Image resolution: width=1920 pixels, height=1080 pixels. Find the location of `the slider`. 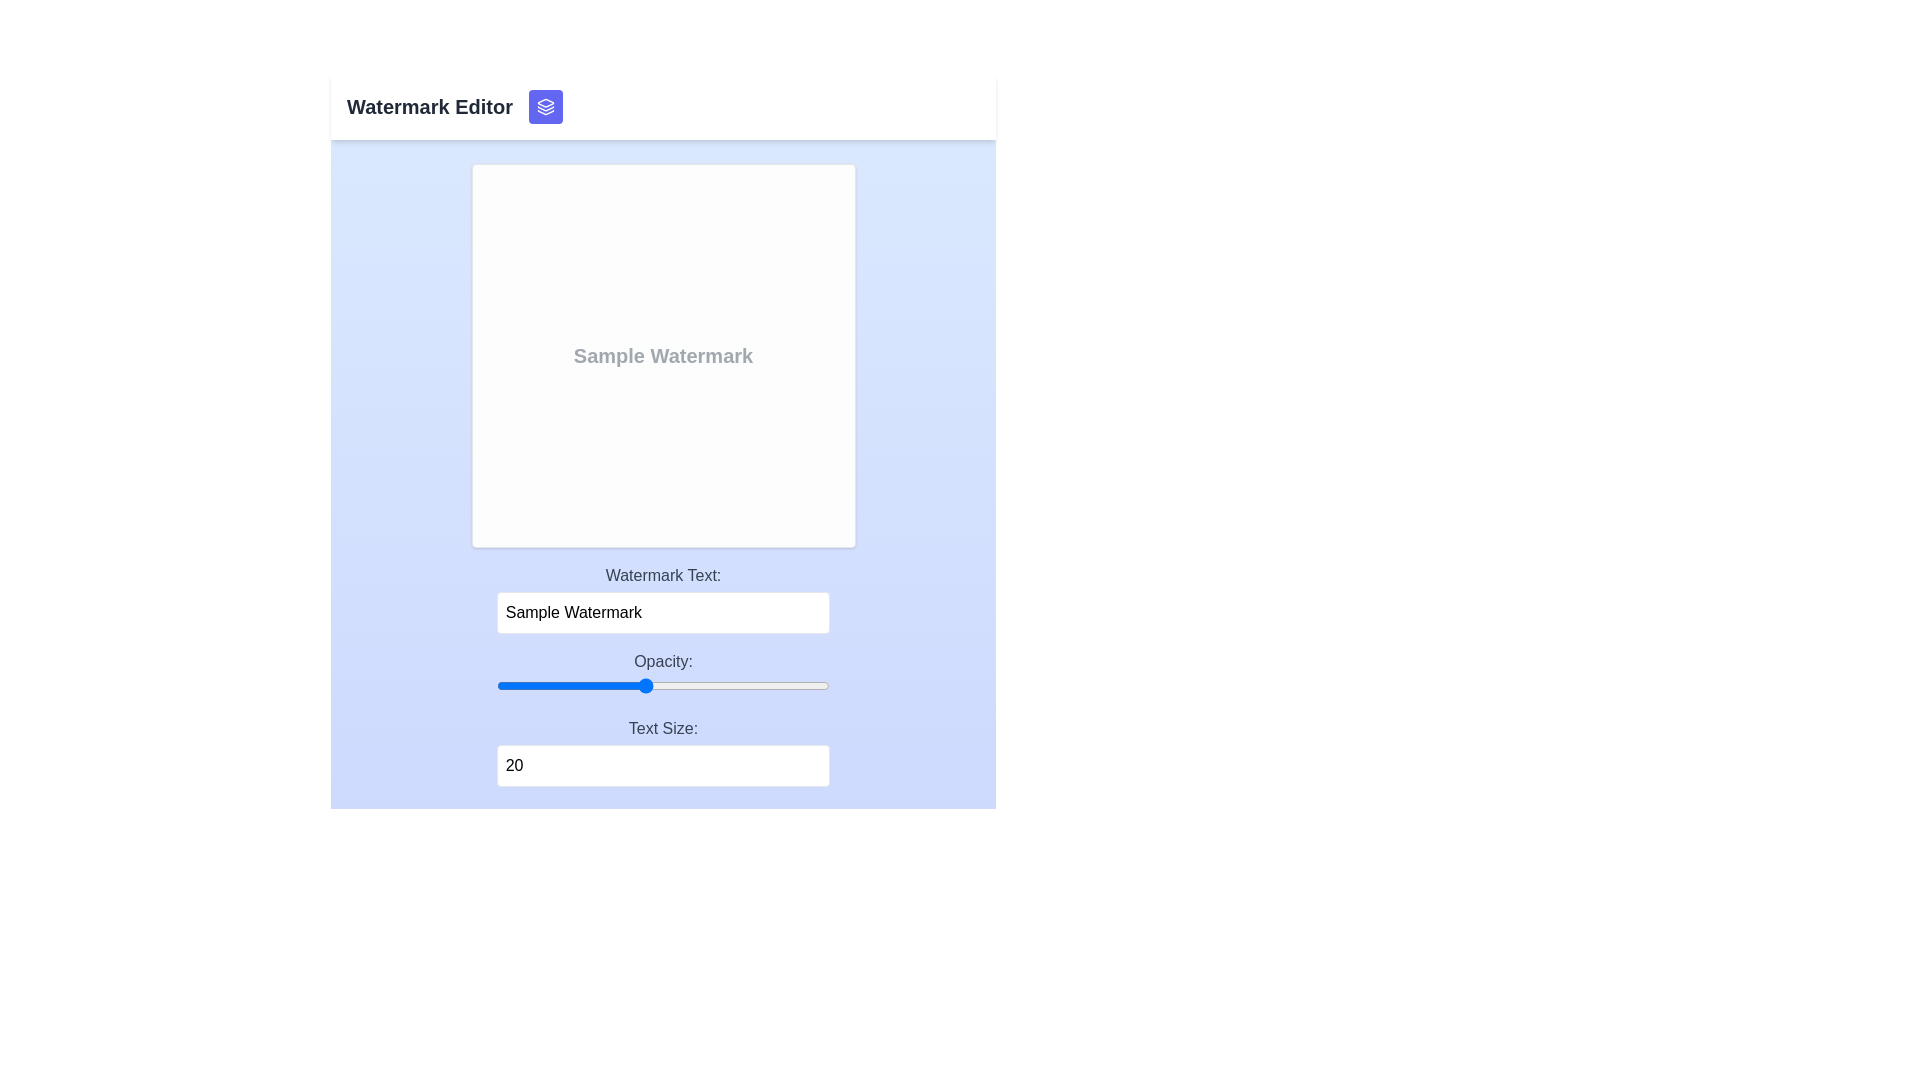

the slider is located at coordinates (458, 685).